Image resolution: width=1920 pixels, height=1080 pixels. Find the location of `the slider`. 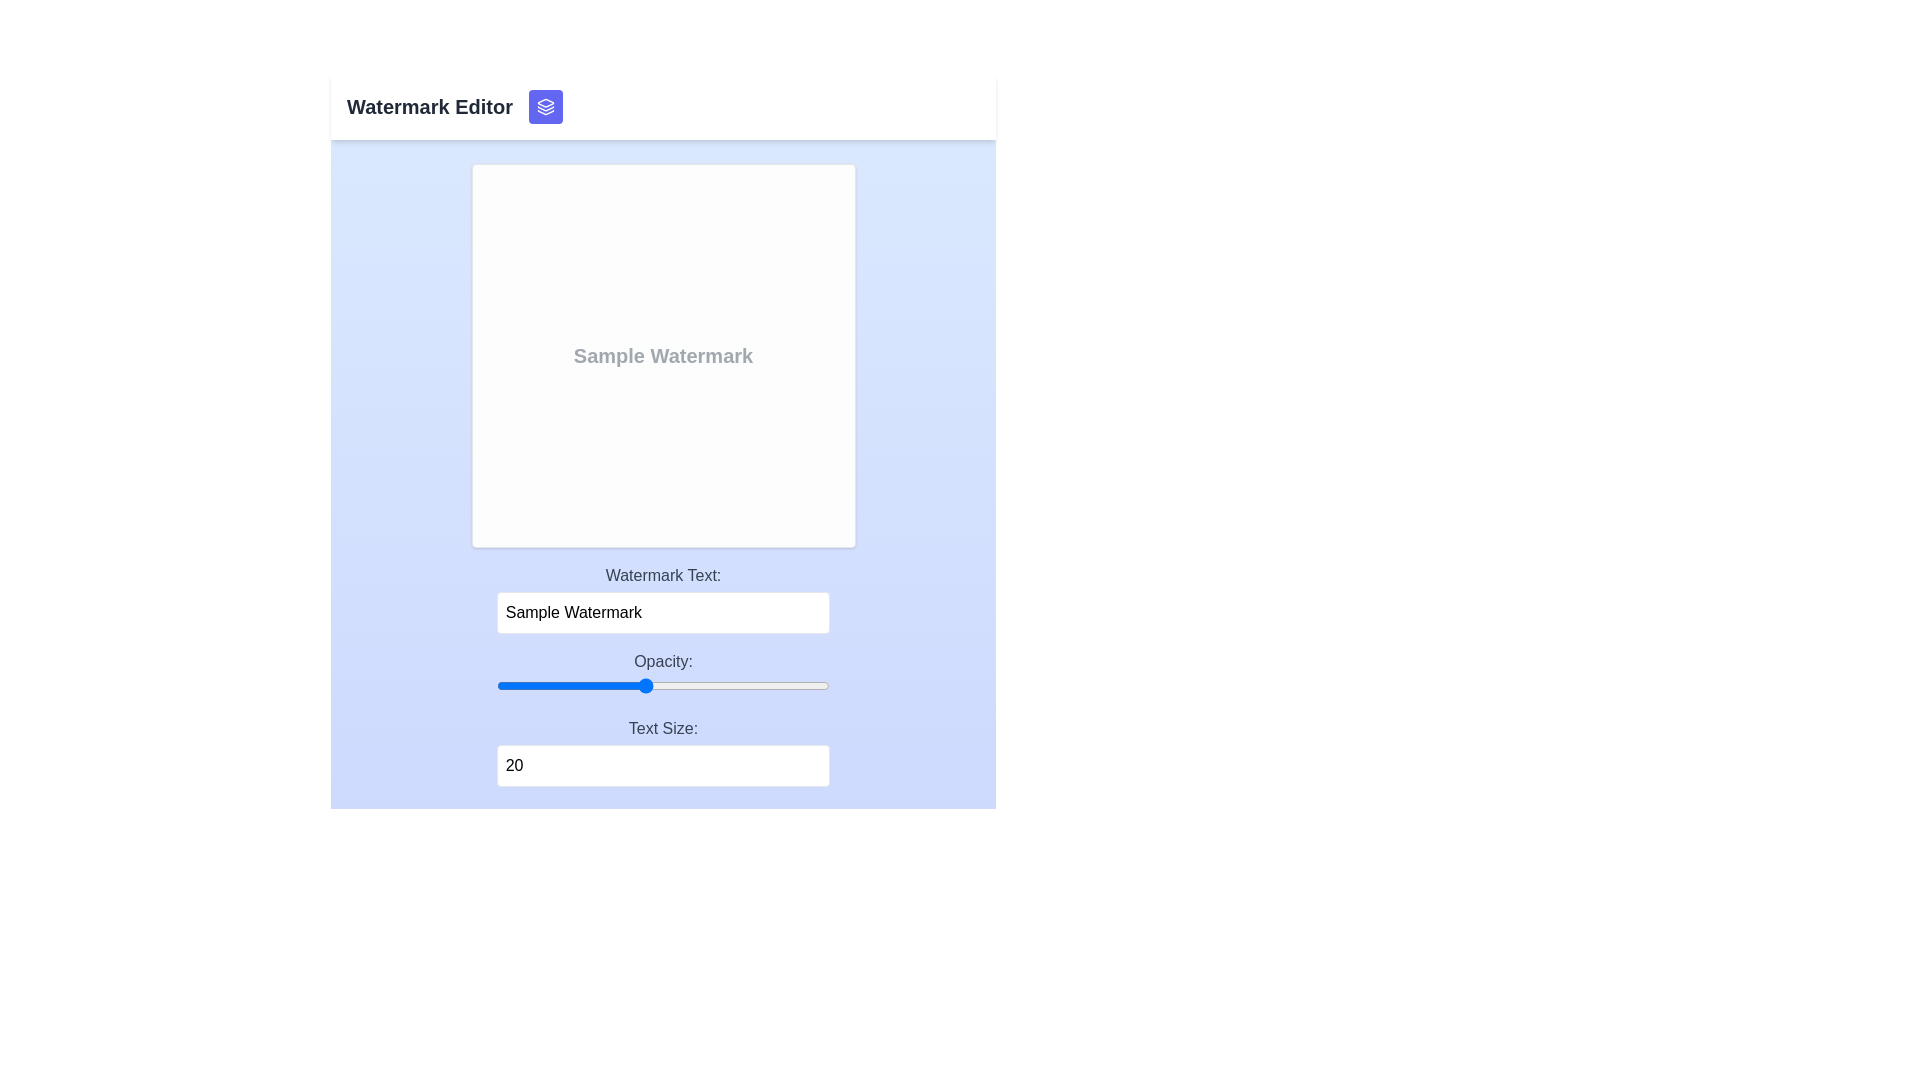

the slider is located at coordinates (458, 685).